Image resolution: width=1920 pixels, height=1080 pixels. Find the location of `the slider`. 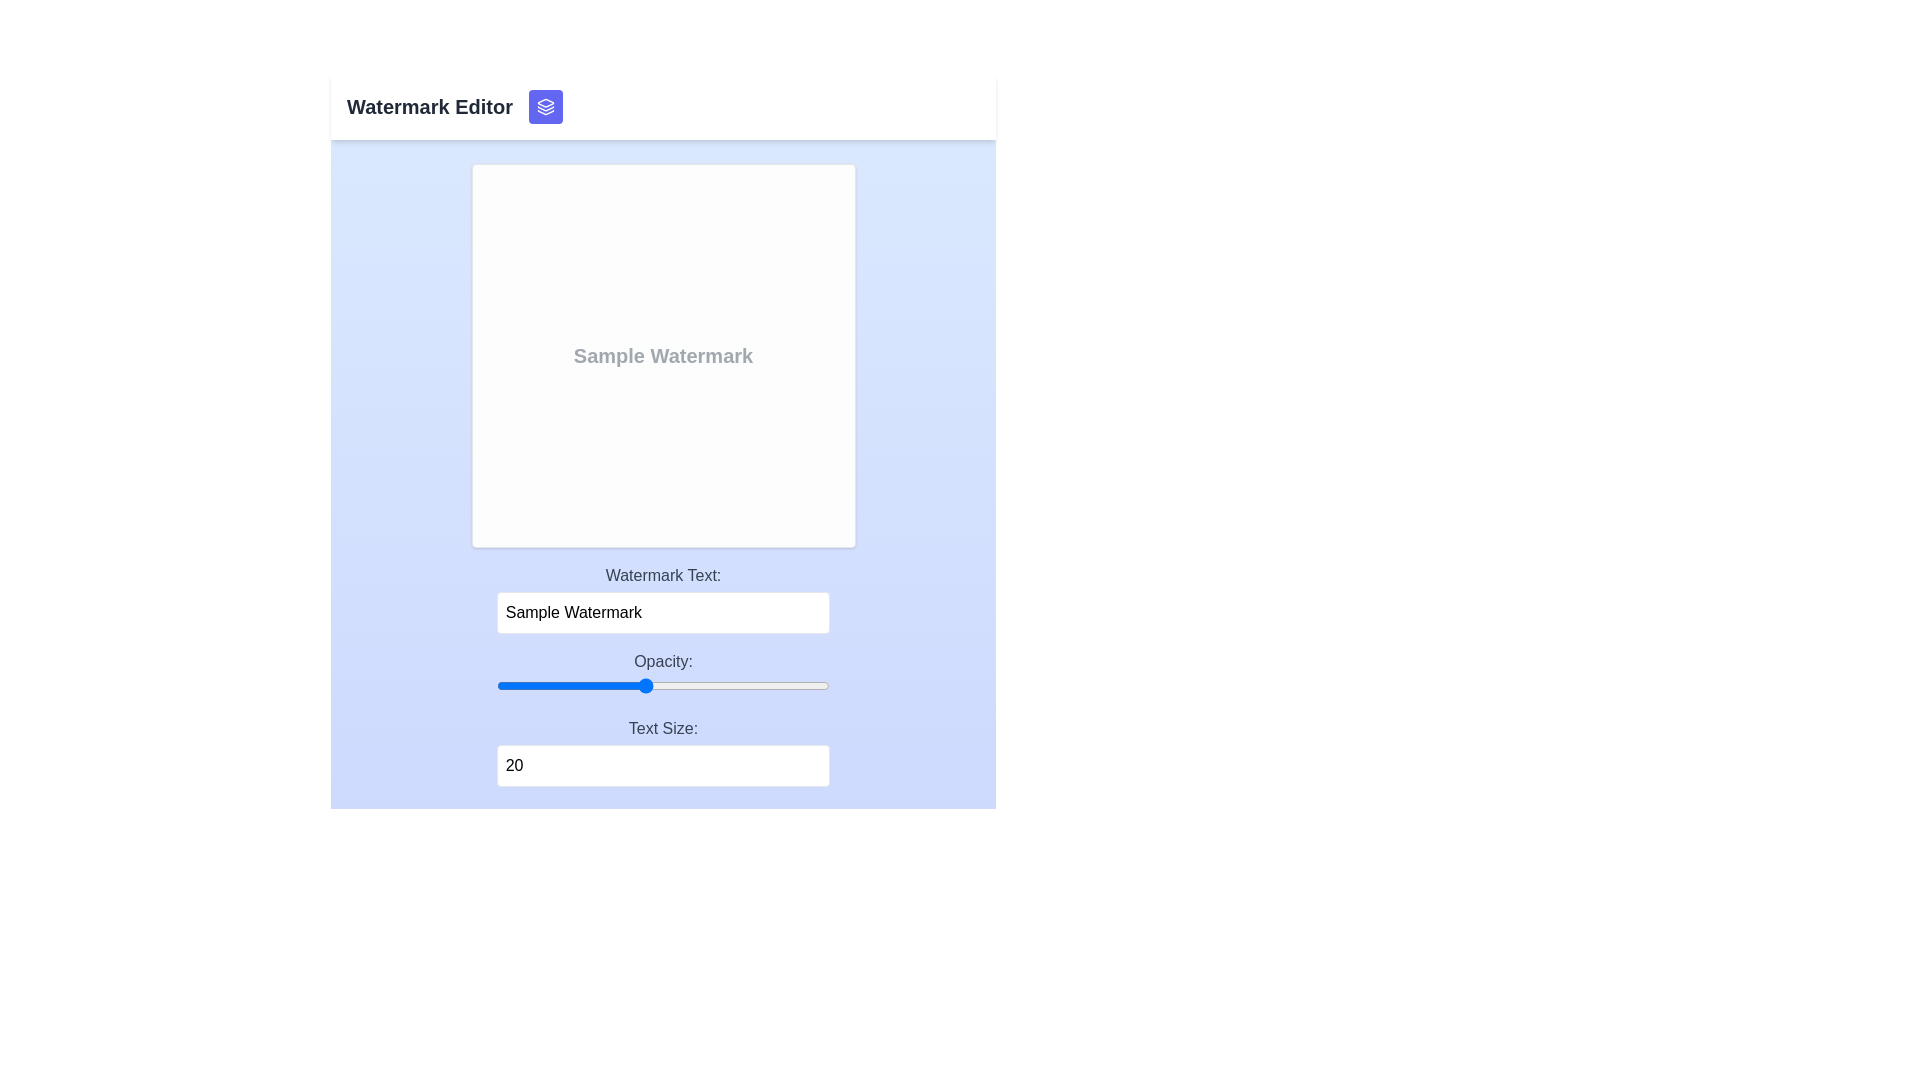

the slider is located at coordinates (458, 685).